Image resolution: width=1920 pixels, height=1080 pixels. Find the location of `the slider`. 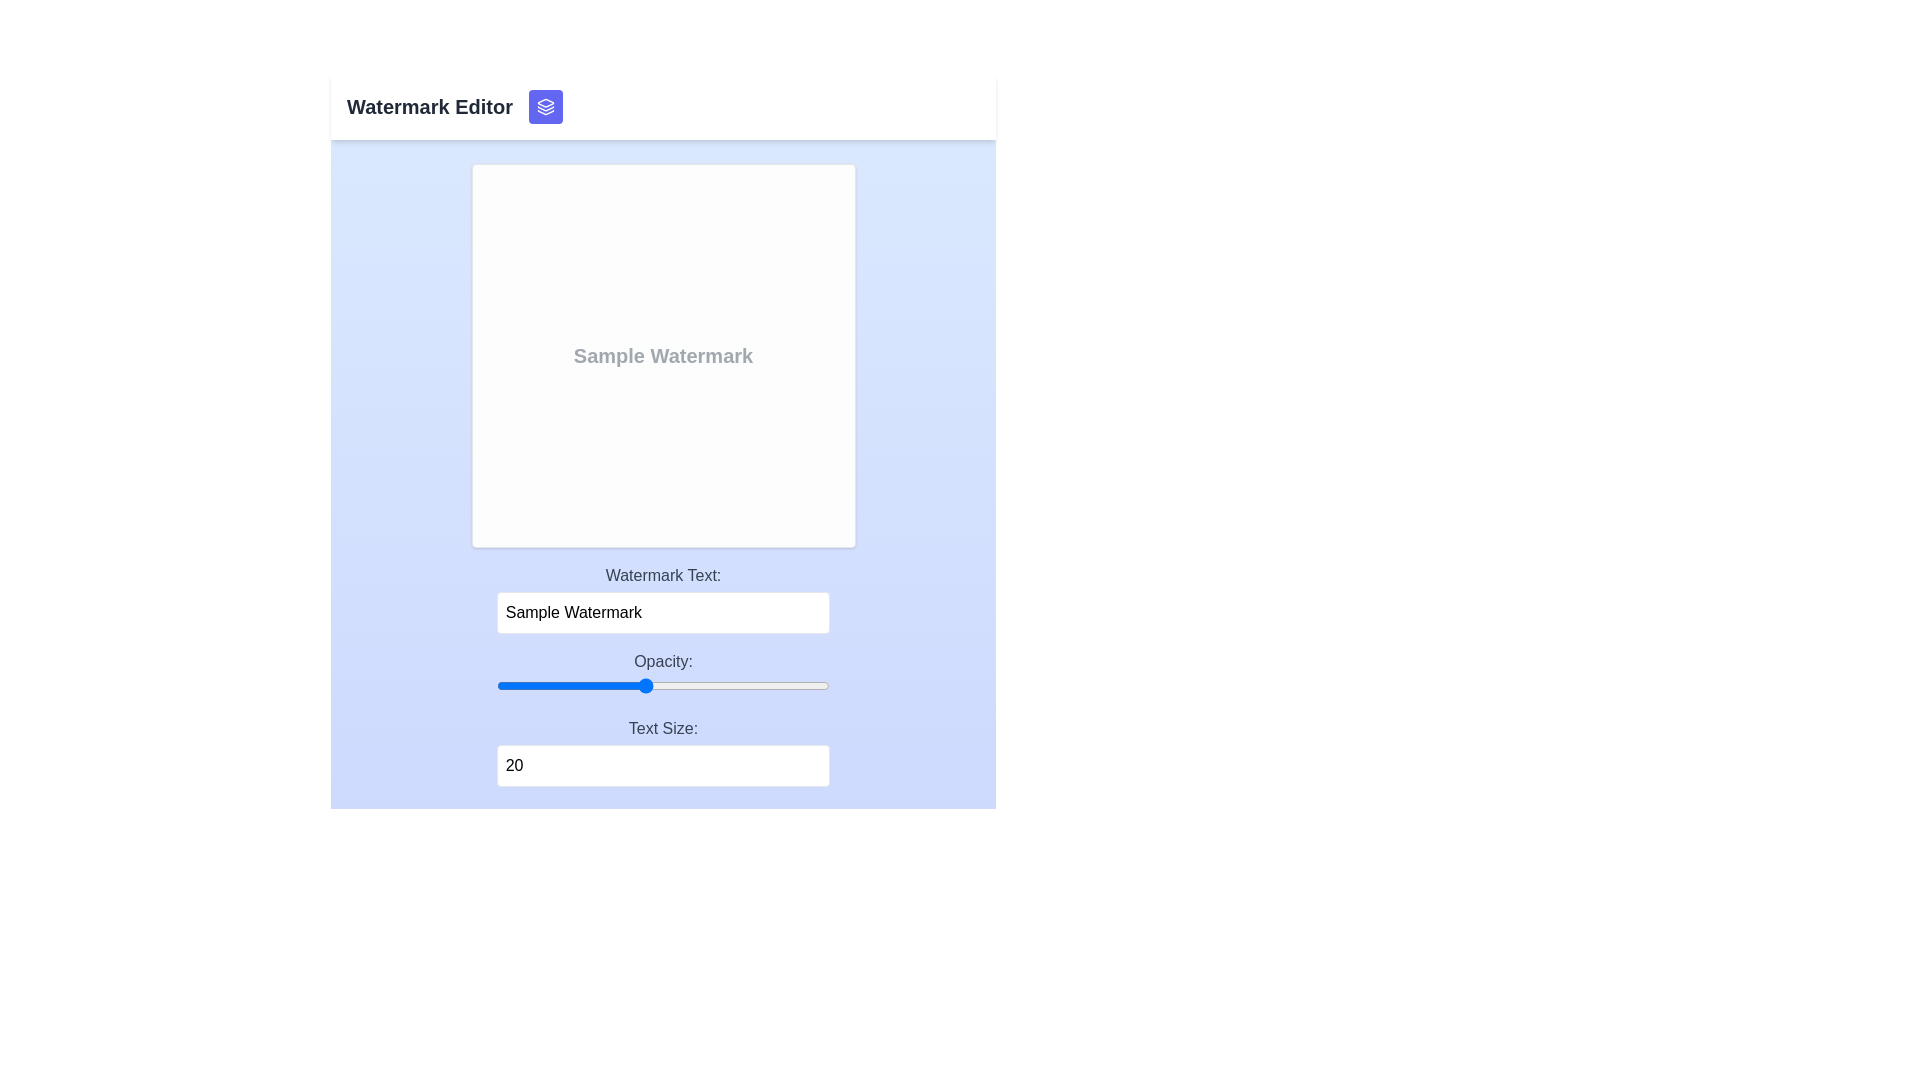

the slider is located at coordinates (458, 685).